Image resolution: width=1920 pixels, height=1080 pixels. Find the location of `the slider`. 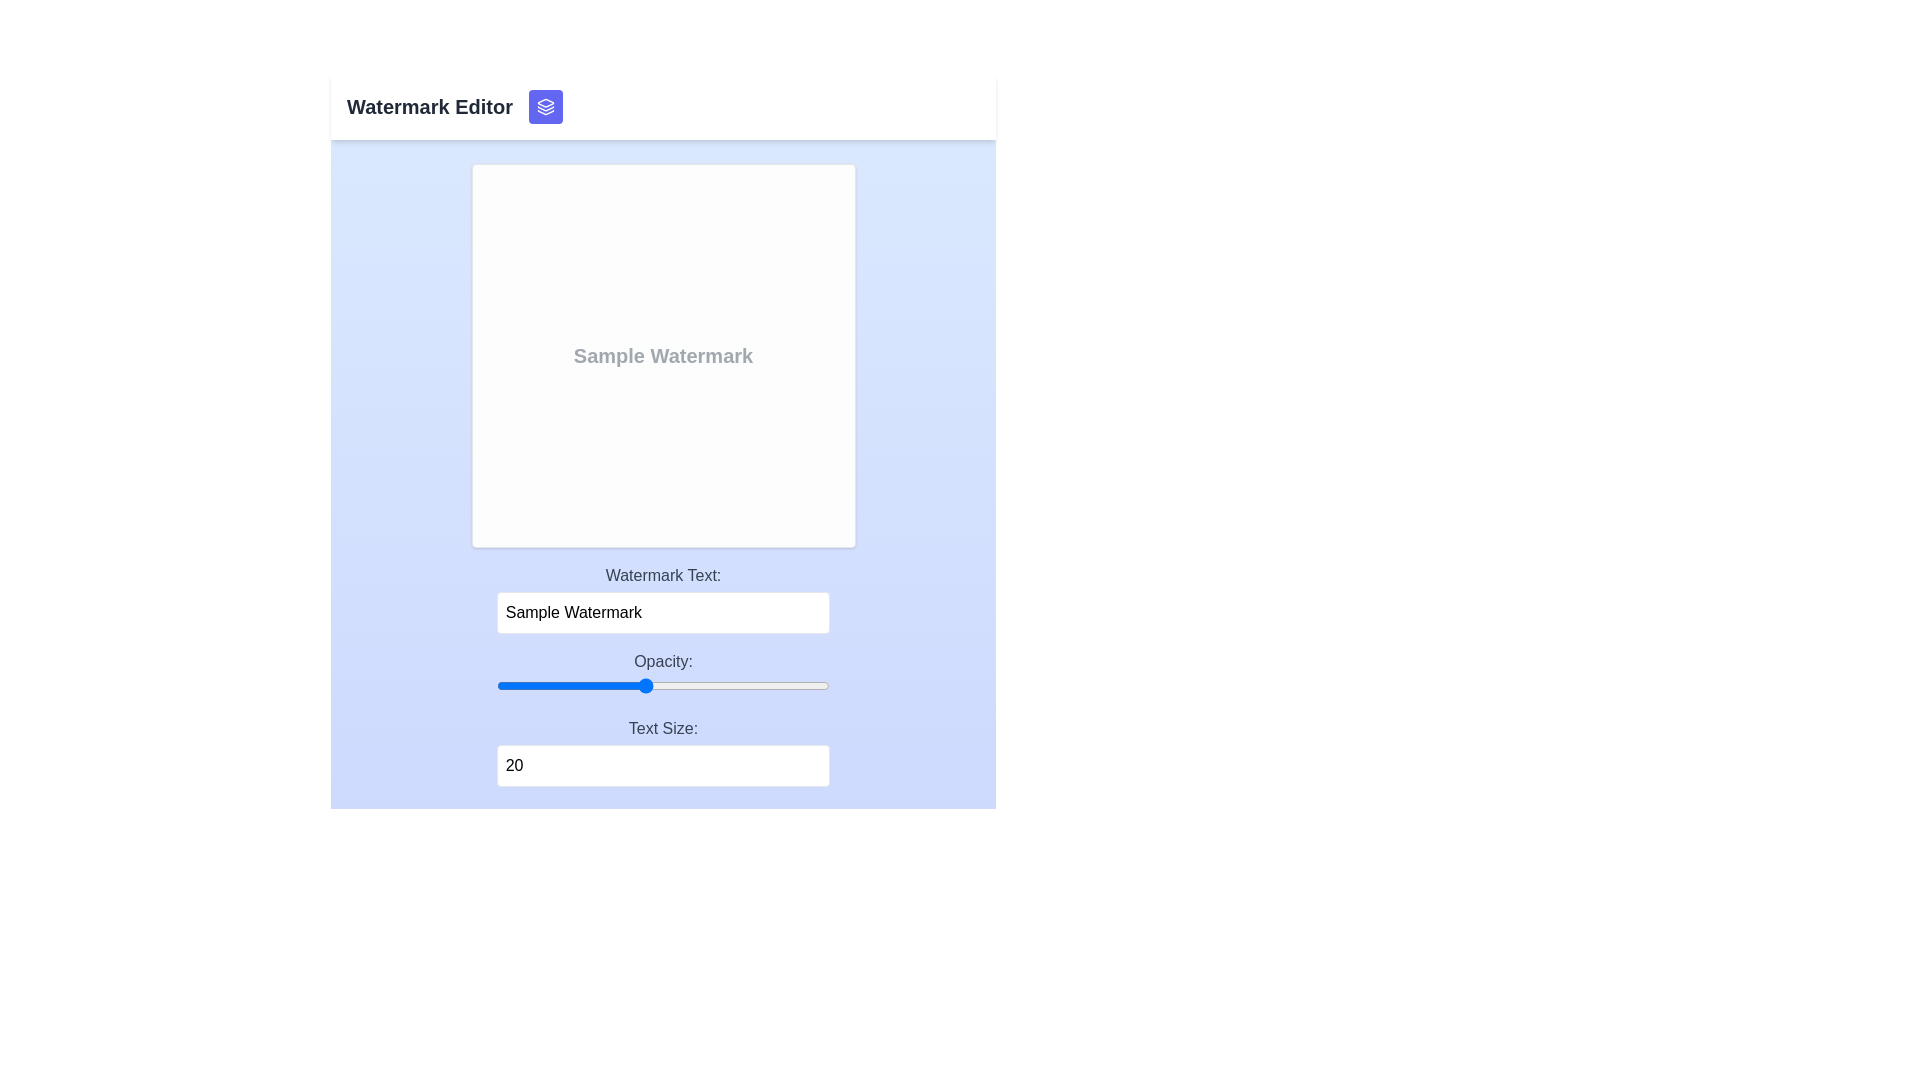

the slider is located at coordinates (458, 685).